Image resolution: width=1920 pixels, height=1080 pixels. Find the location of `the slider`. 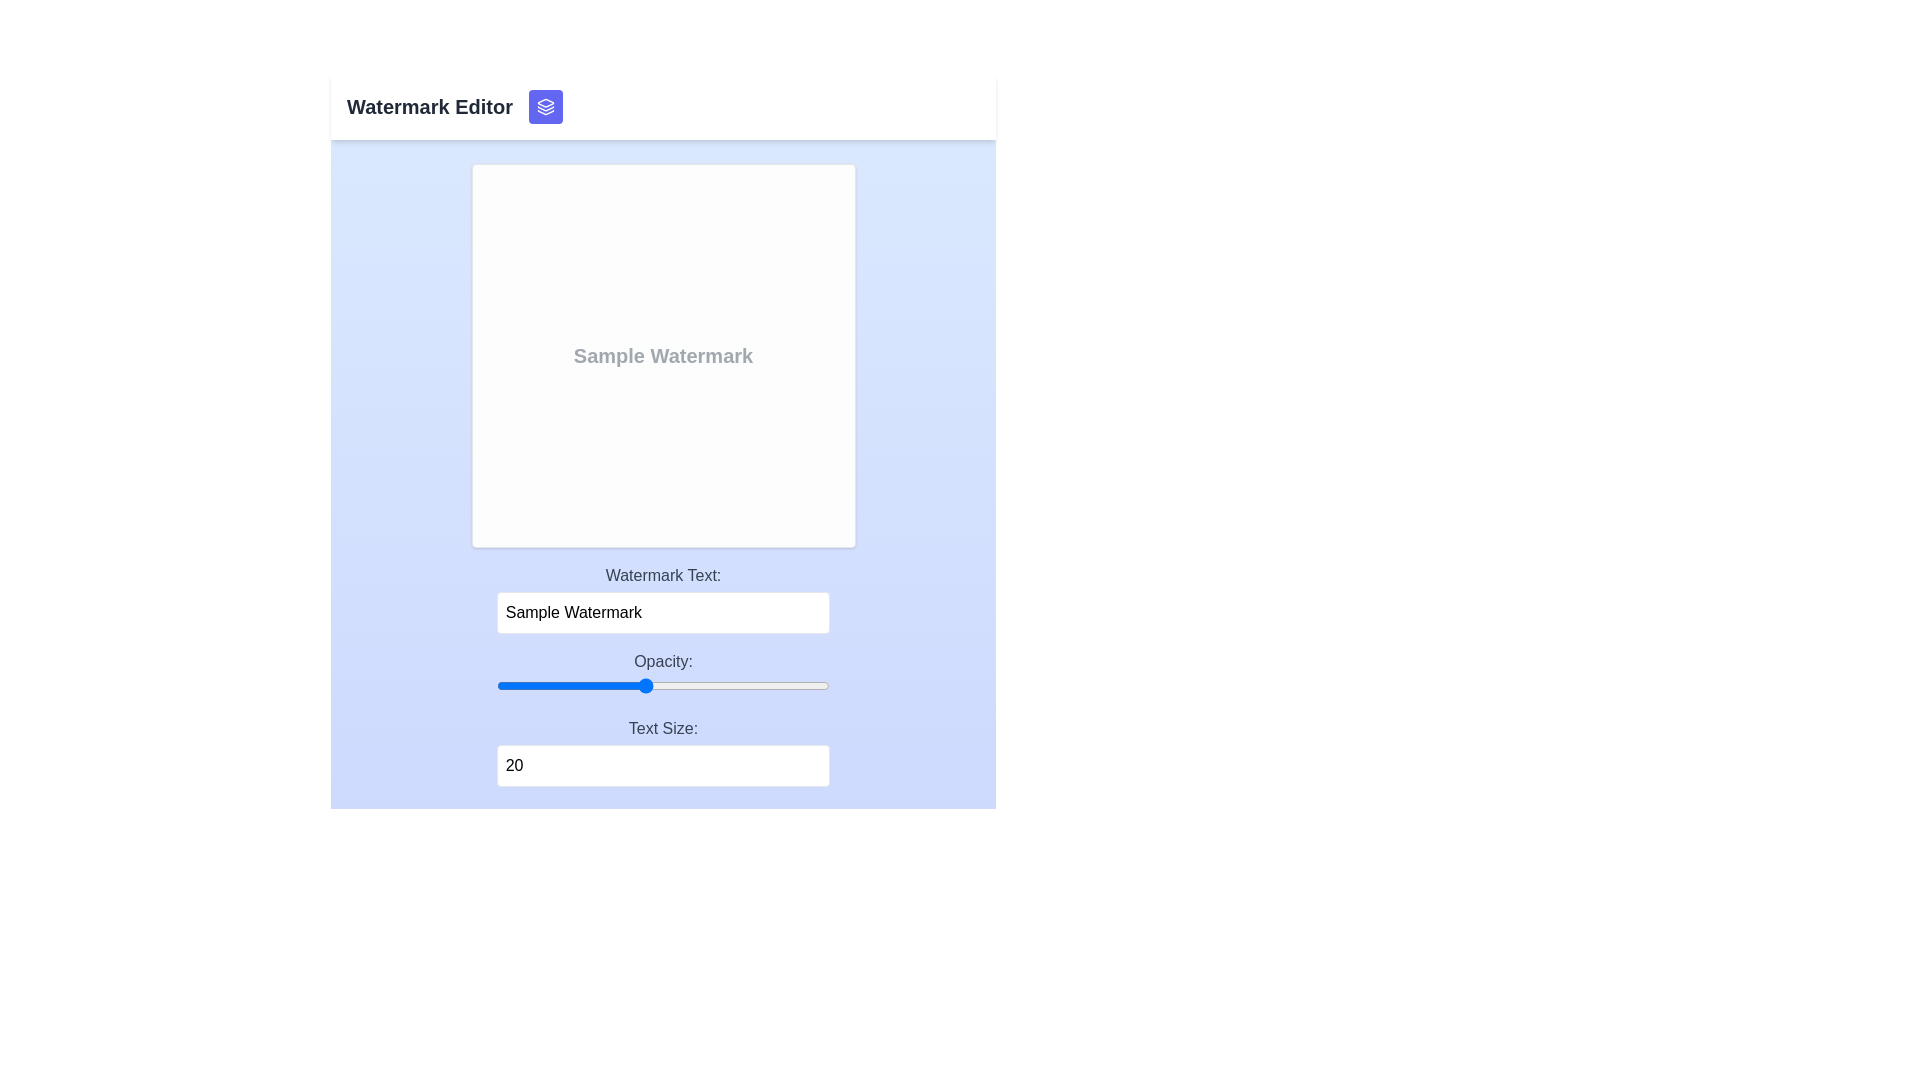

the slider is located at coordinates (458, 685).